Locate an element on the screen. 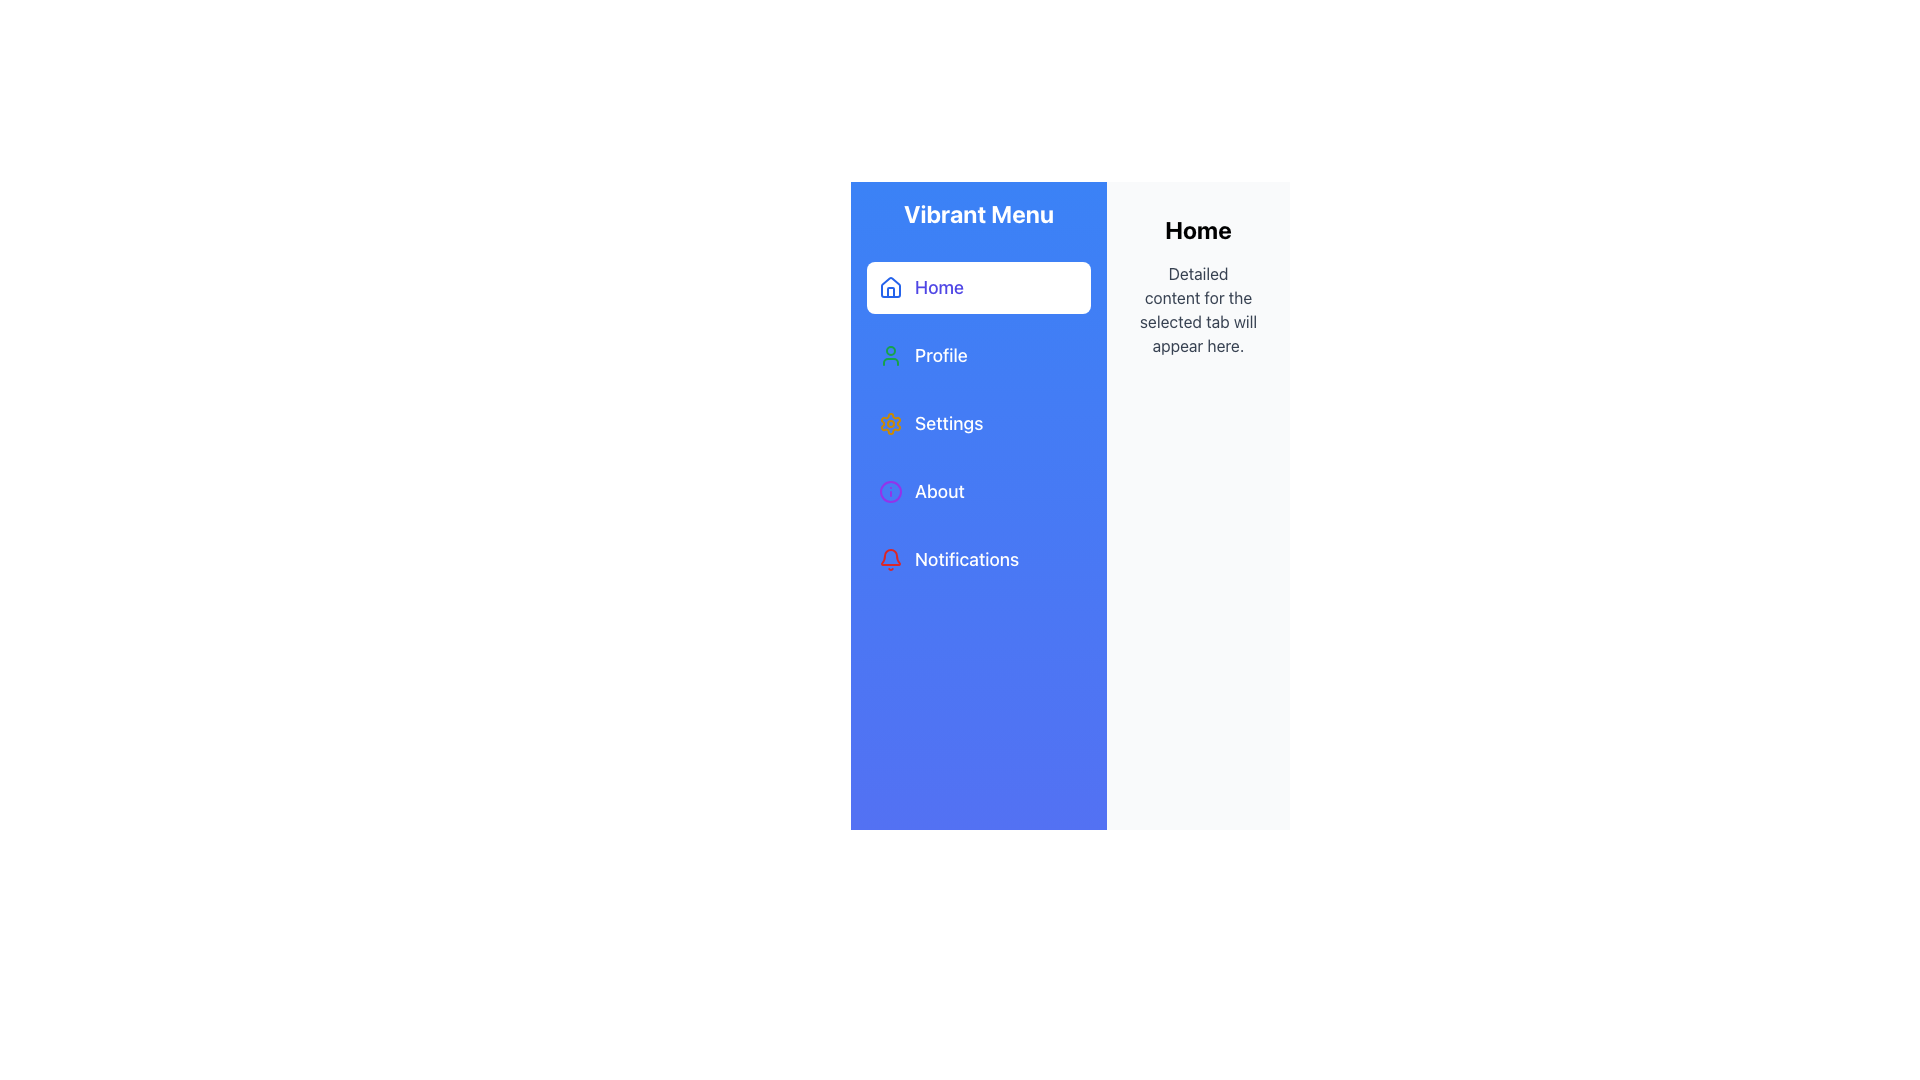 Image resolution: width=1920 pixels, height=1080 pixels. the 'Notifications' button located at the bottom of the vertical navigation menu is located at coordinates (979, 559).